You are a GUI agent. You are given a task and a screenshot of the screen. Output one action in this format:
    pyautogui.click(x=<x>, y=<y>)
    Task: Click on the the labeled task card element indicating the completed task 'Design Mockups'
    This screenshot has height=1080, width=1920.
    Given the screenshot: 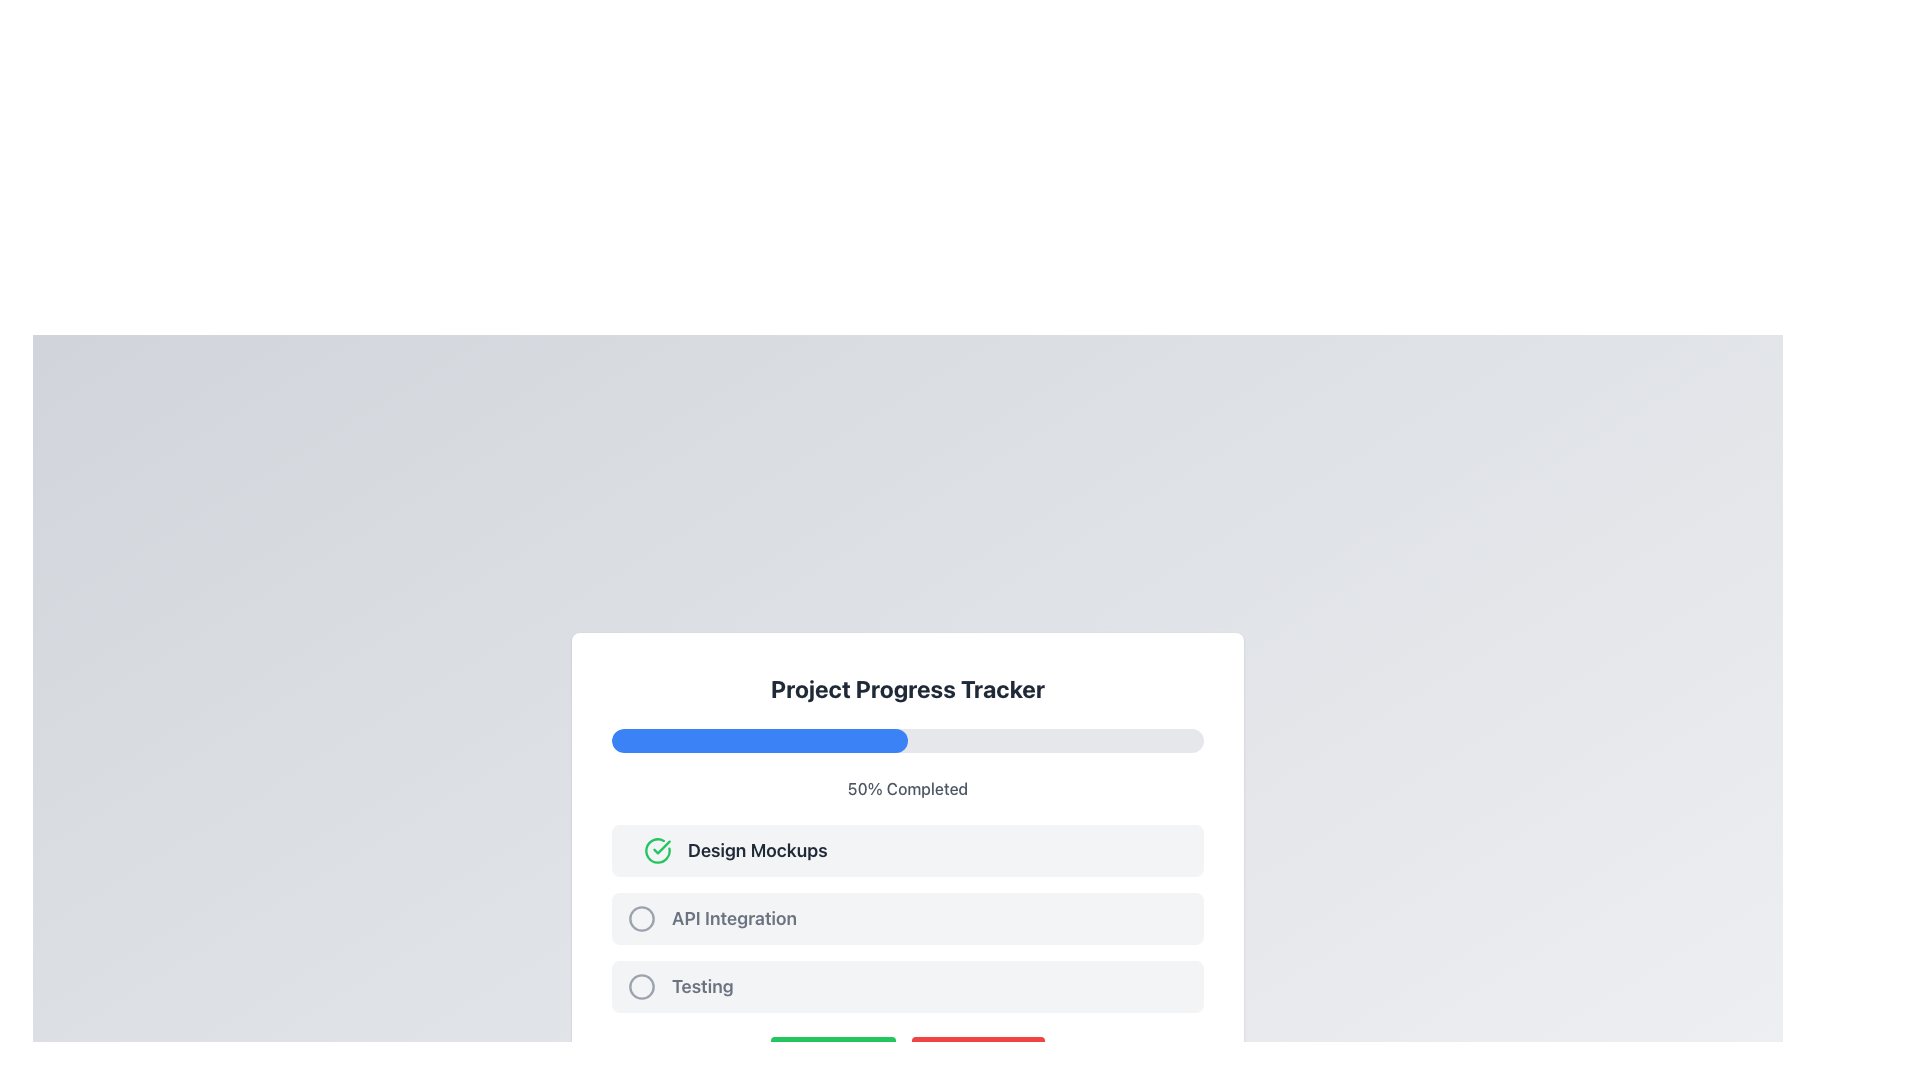 What is the action you would take?
    pyautogui.click(x=906, y=851)
    